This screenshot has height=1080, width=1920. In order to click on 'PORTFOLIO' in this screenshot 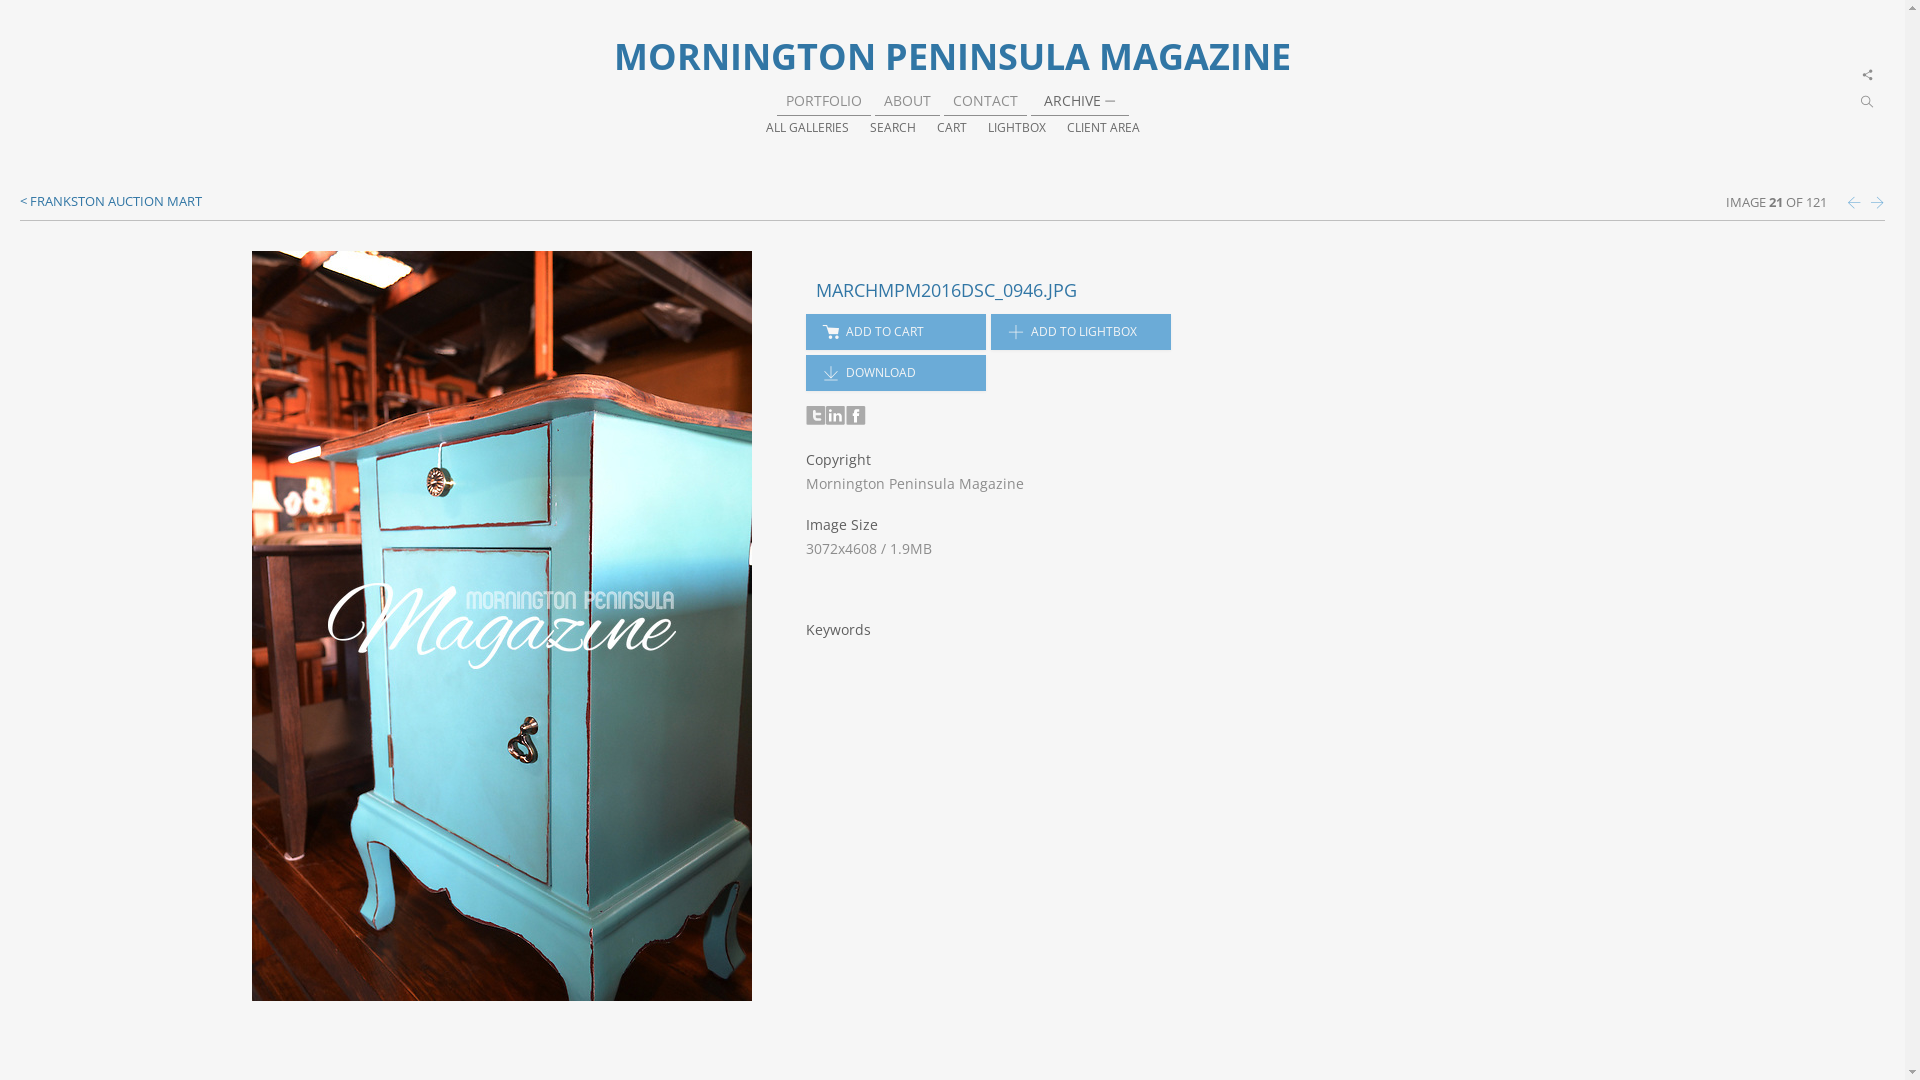, I will do `click(824, 100)`.